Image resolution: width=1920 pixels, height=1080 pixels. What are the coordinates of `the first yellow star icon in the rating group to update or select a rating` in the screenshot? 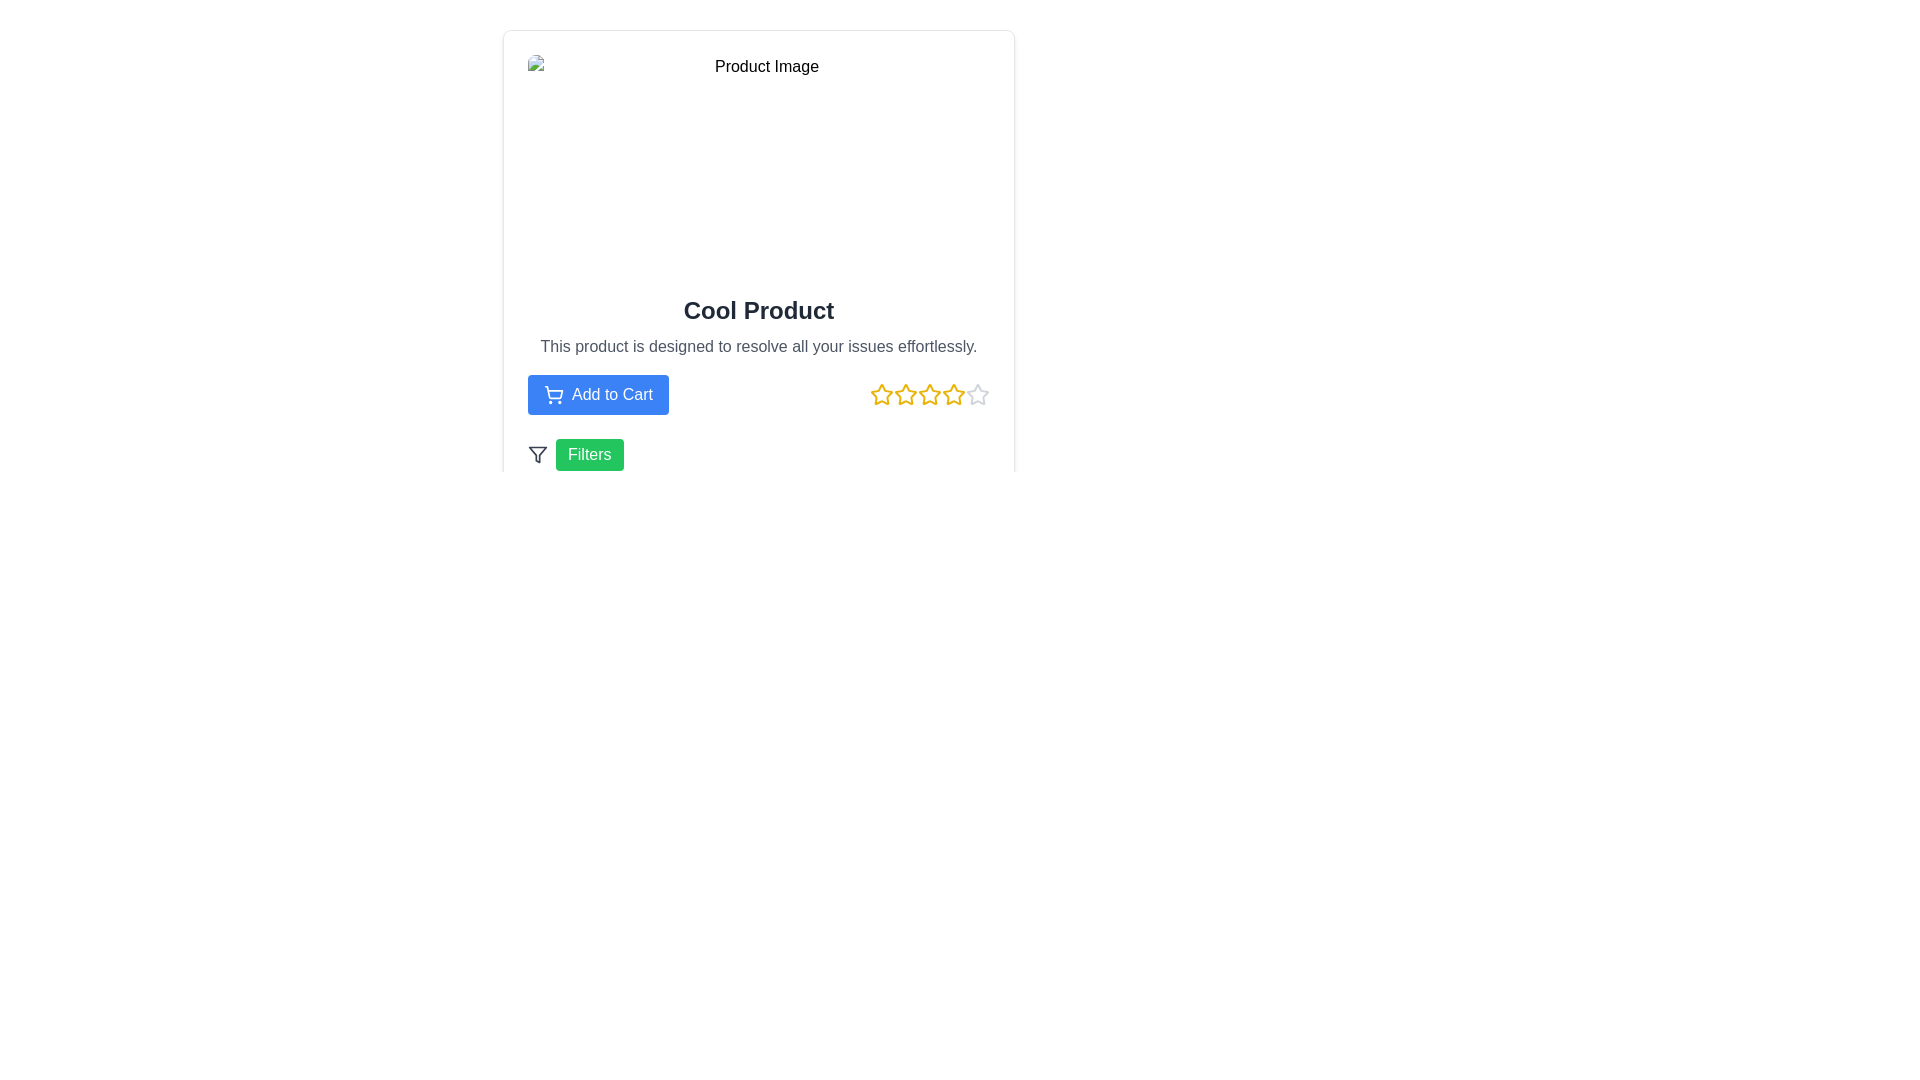 It's located at (881, 394).